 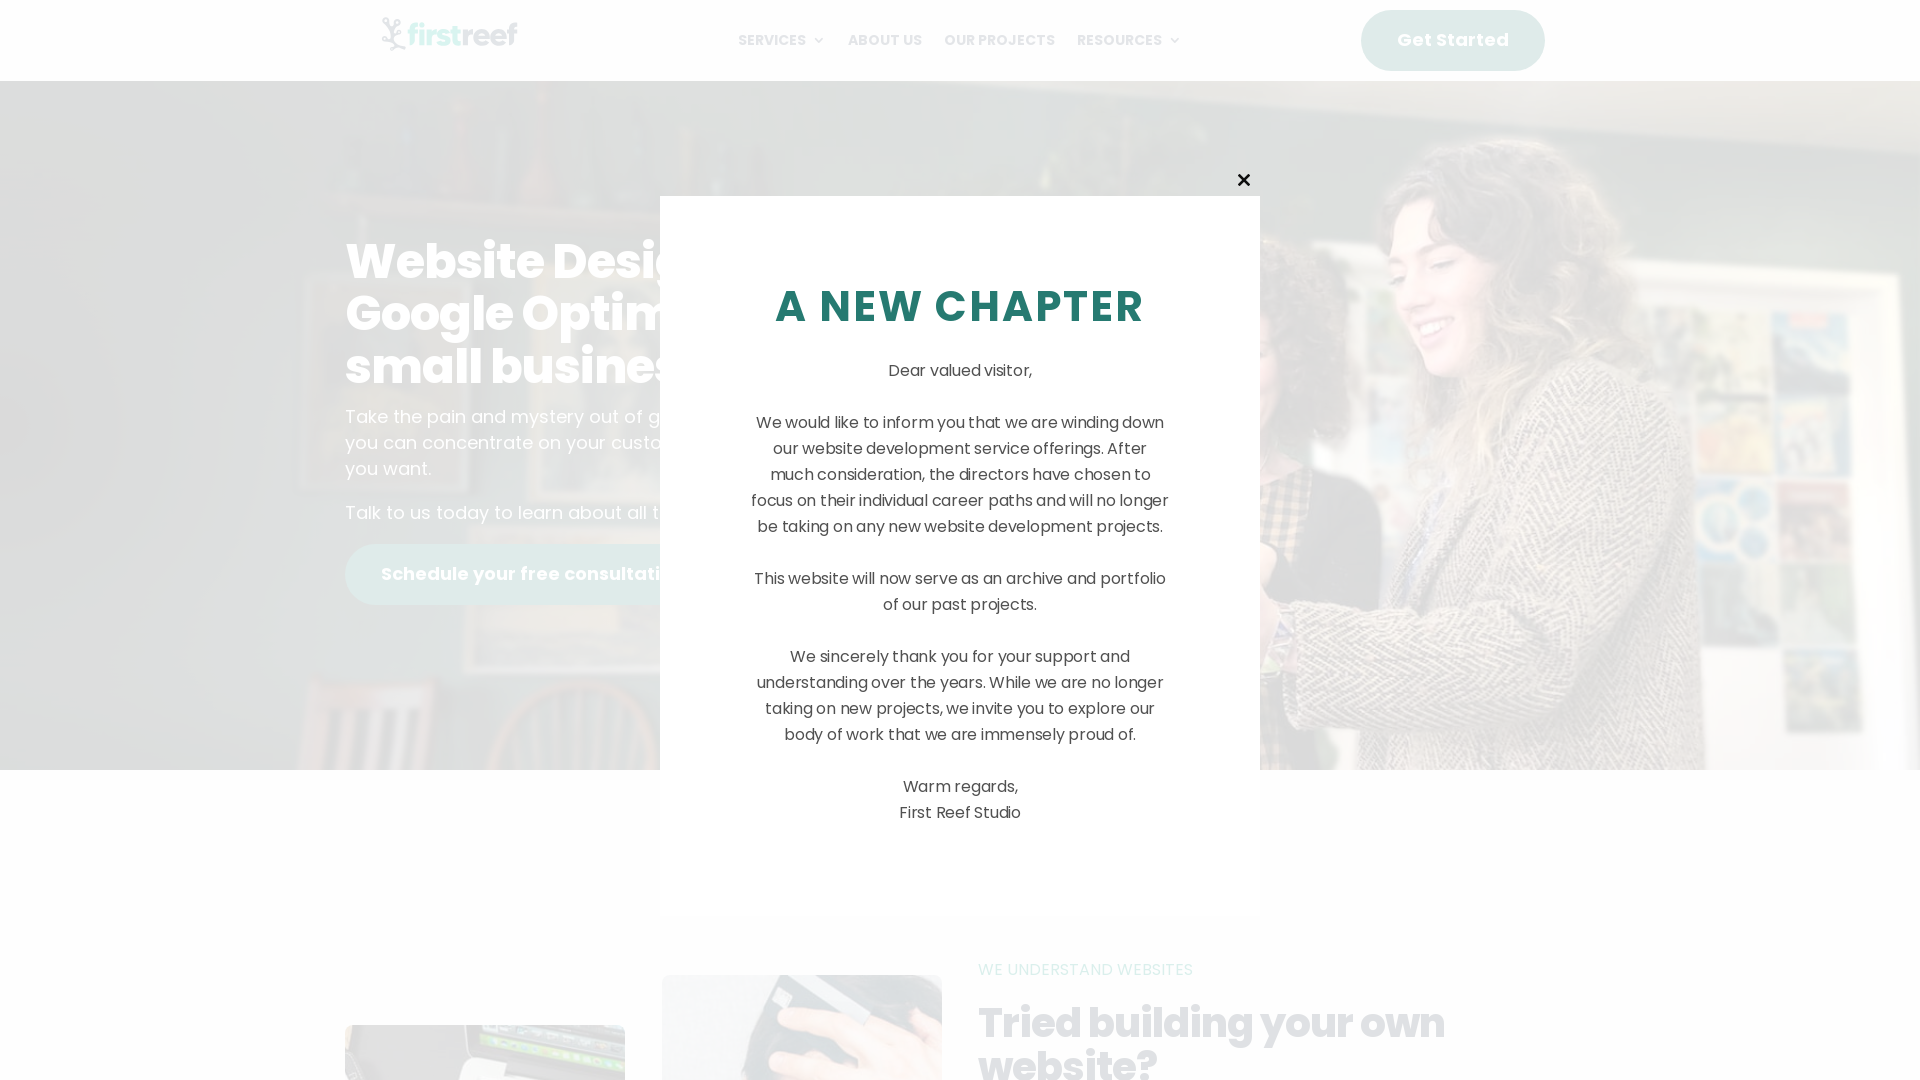 What do you see at coordinates (1453, 40) in the screenshot?
I see `'Get Started'` at bounding box center [1453, 40].